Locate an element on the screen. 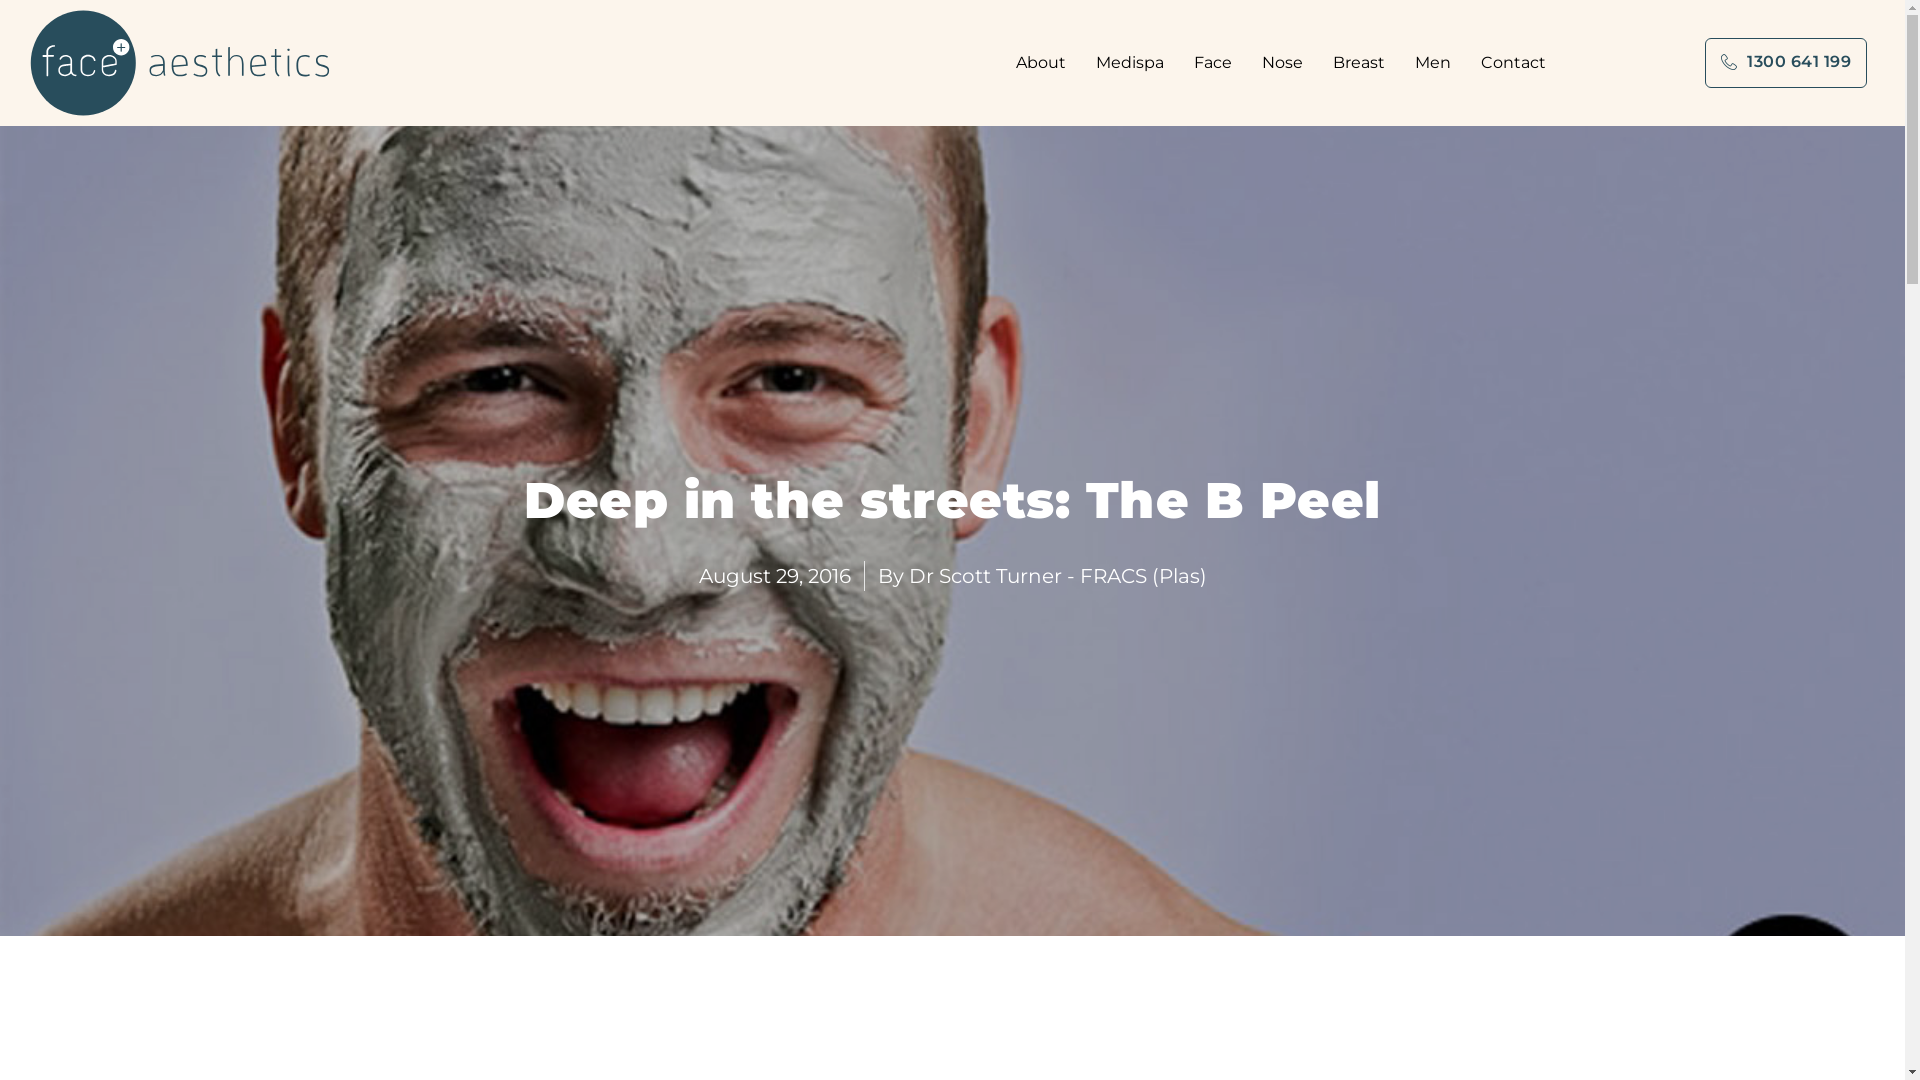 The image size is (1920, 1080). 'Men' is located at coordinates (1437, 61).